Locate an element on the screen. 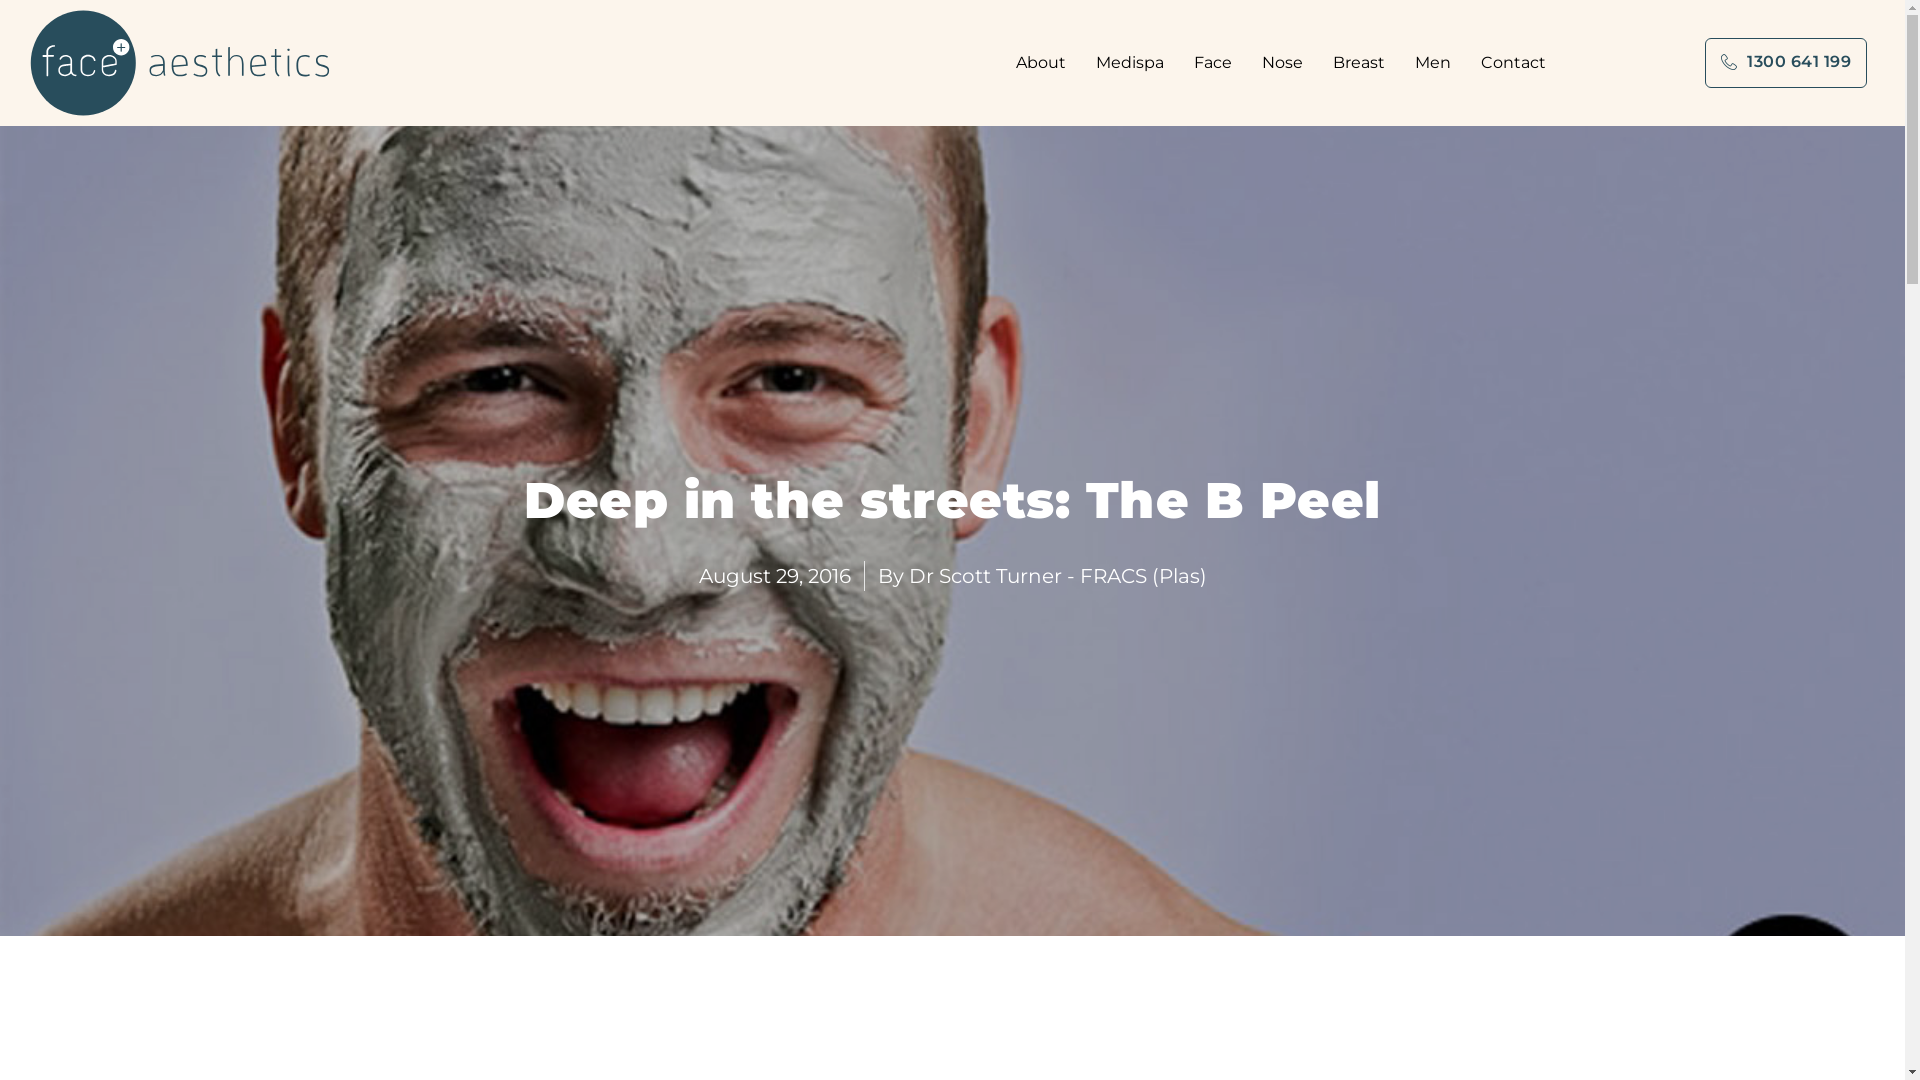 The image size is (1920, 1080). 'Men' is located at coordinates (1437, 61).